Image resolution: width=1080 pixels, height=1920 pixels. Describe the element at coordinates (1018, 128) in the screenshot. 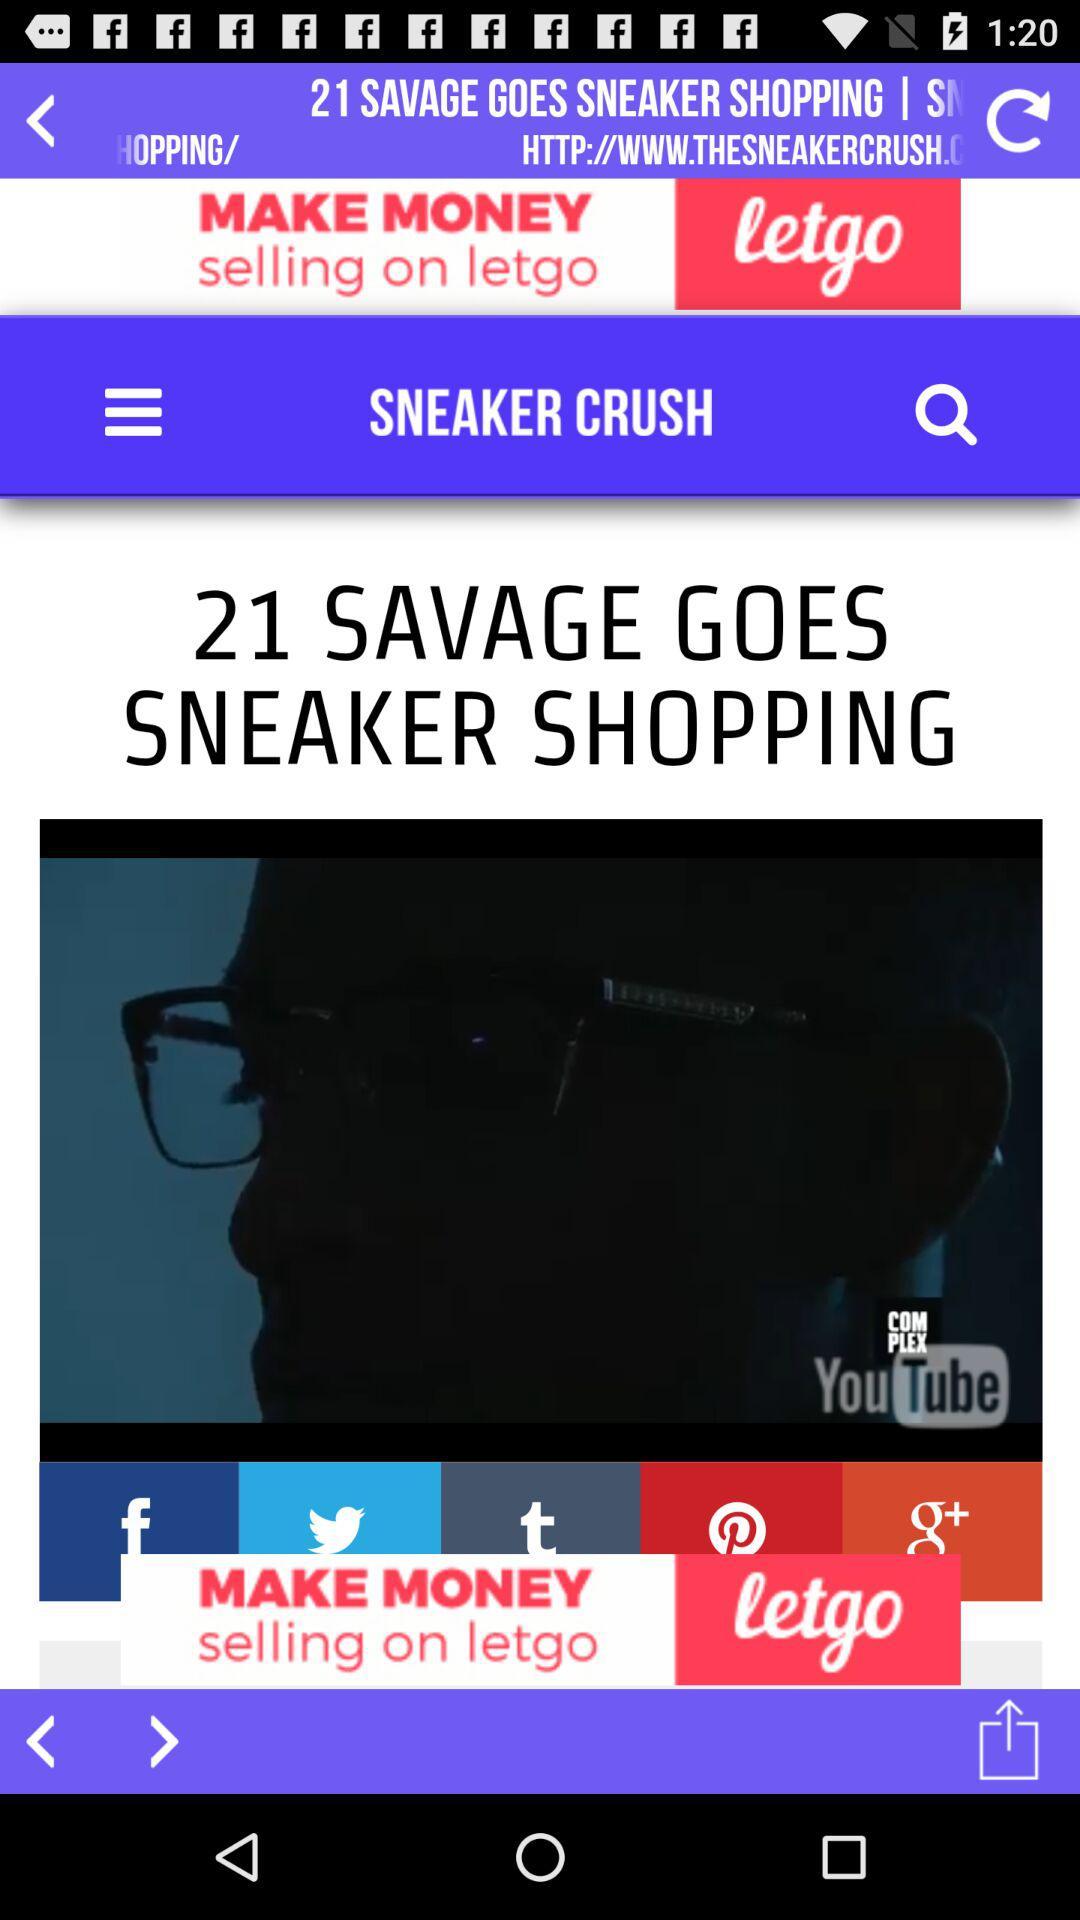

I see `the refresh icon` at that location.